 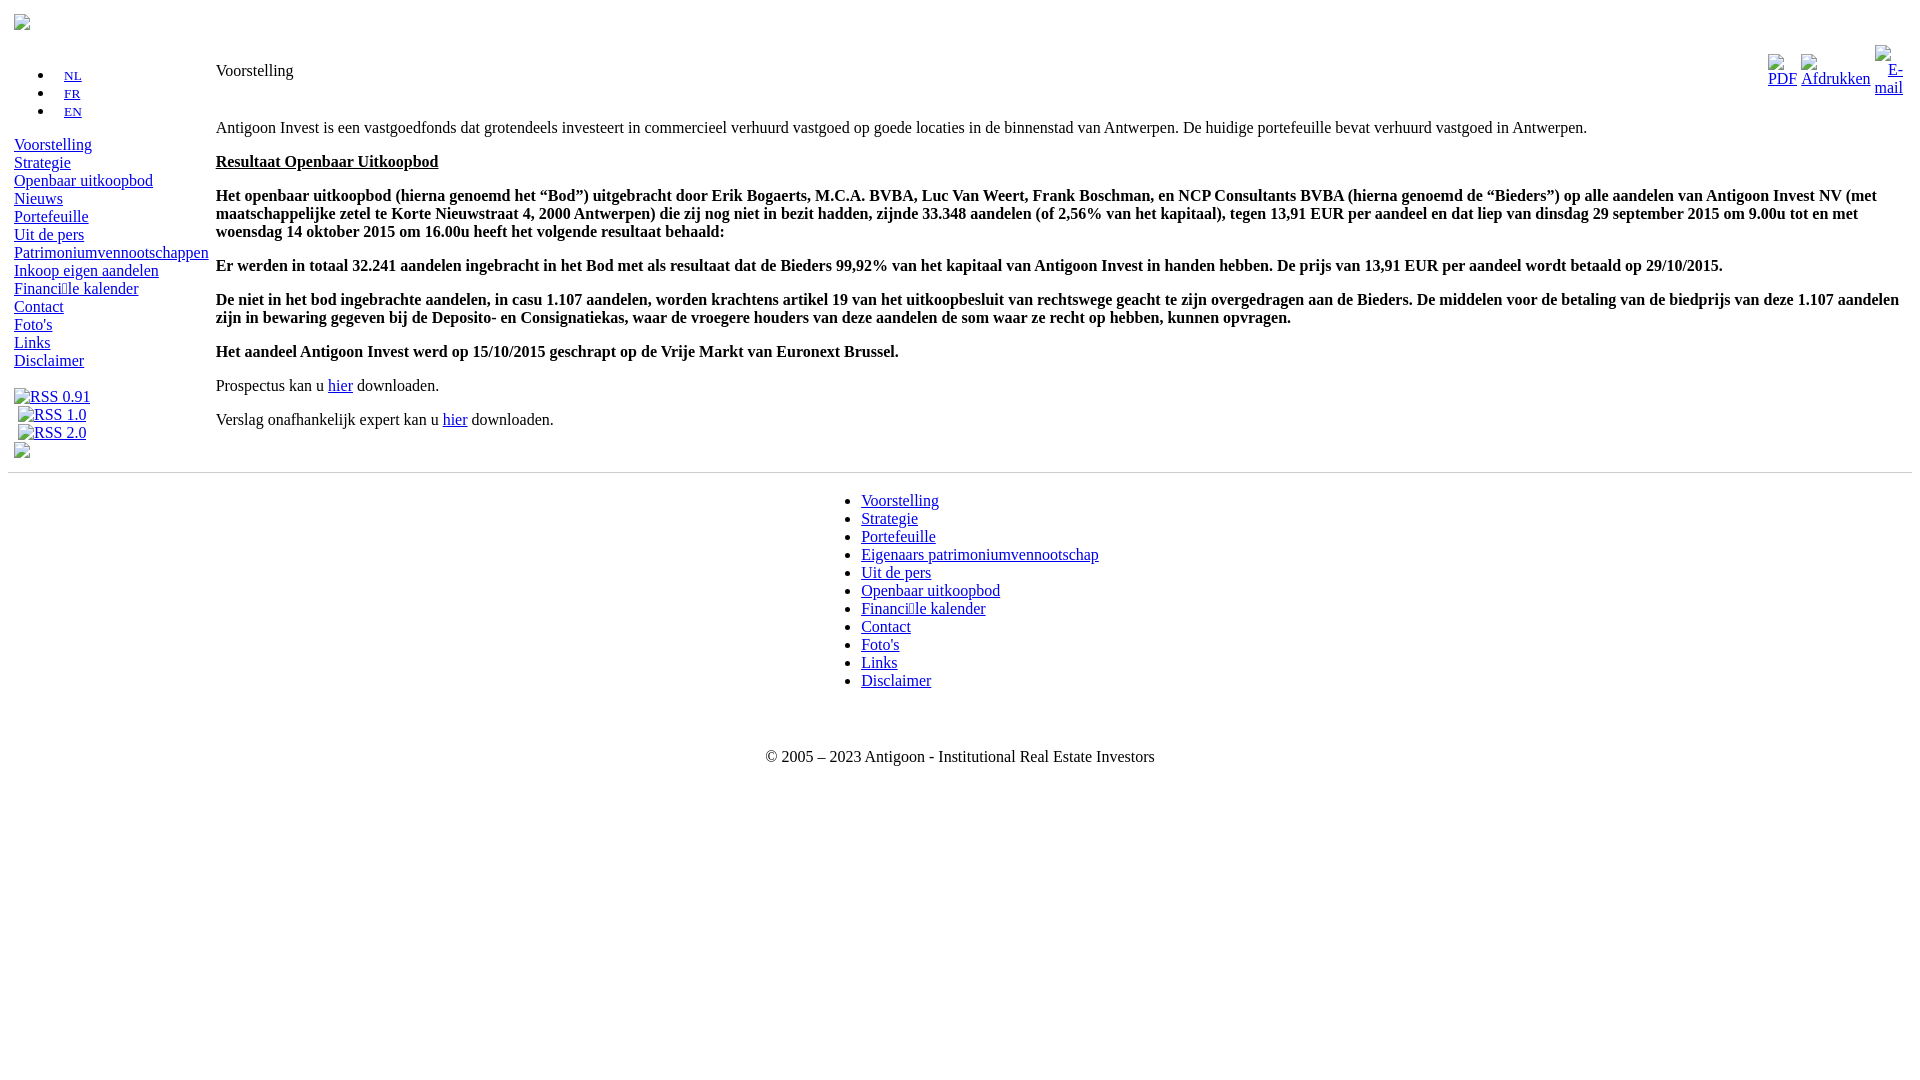 What do you see at coordinates (67, 111) in the screenshot?
I see `'EN'` at bounding box center [67, 111].